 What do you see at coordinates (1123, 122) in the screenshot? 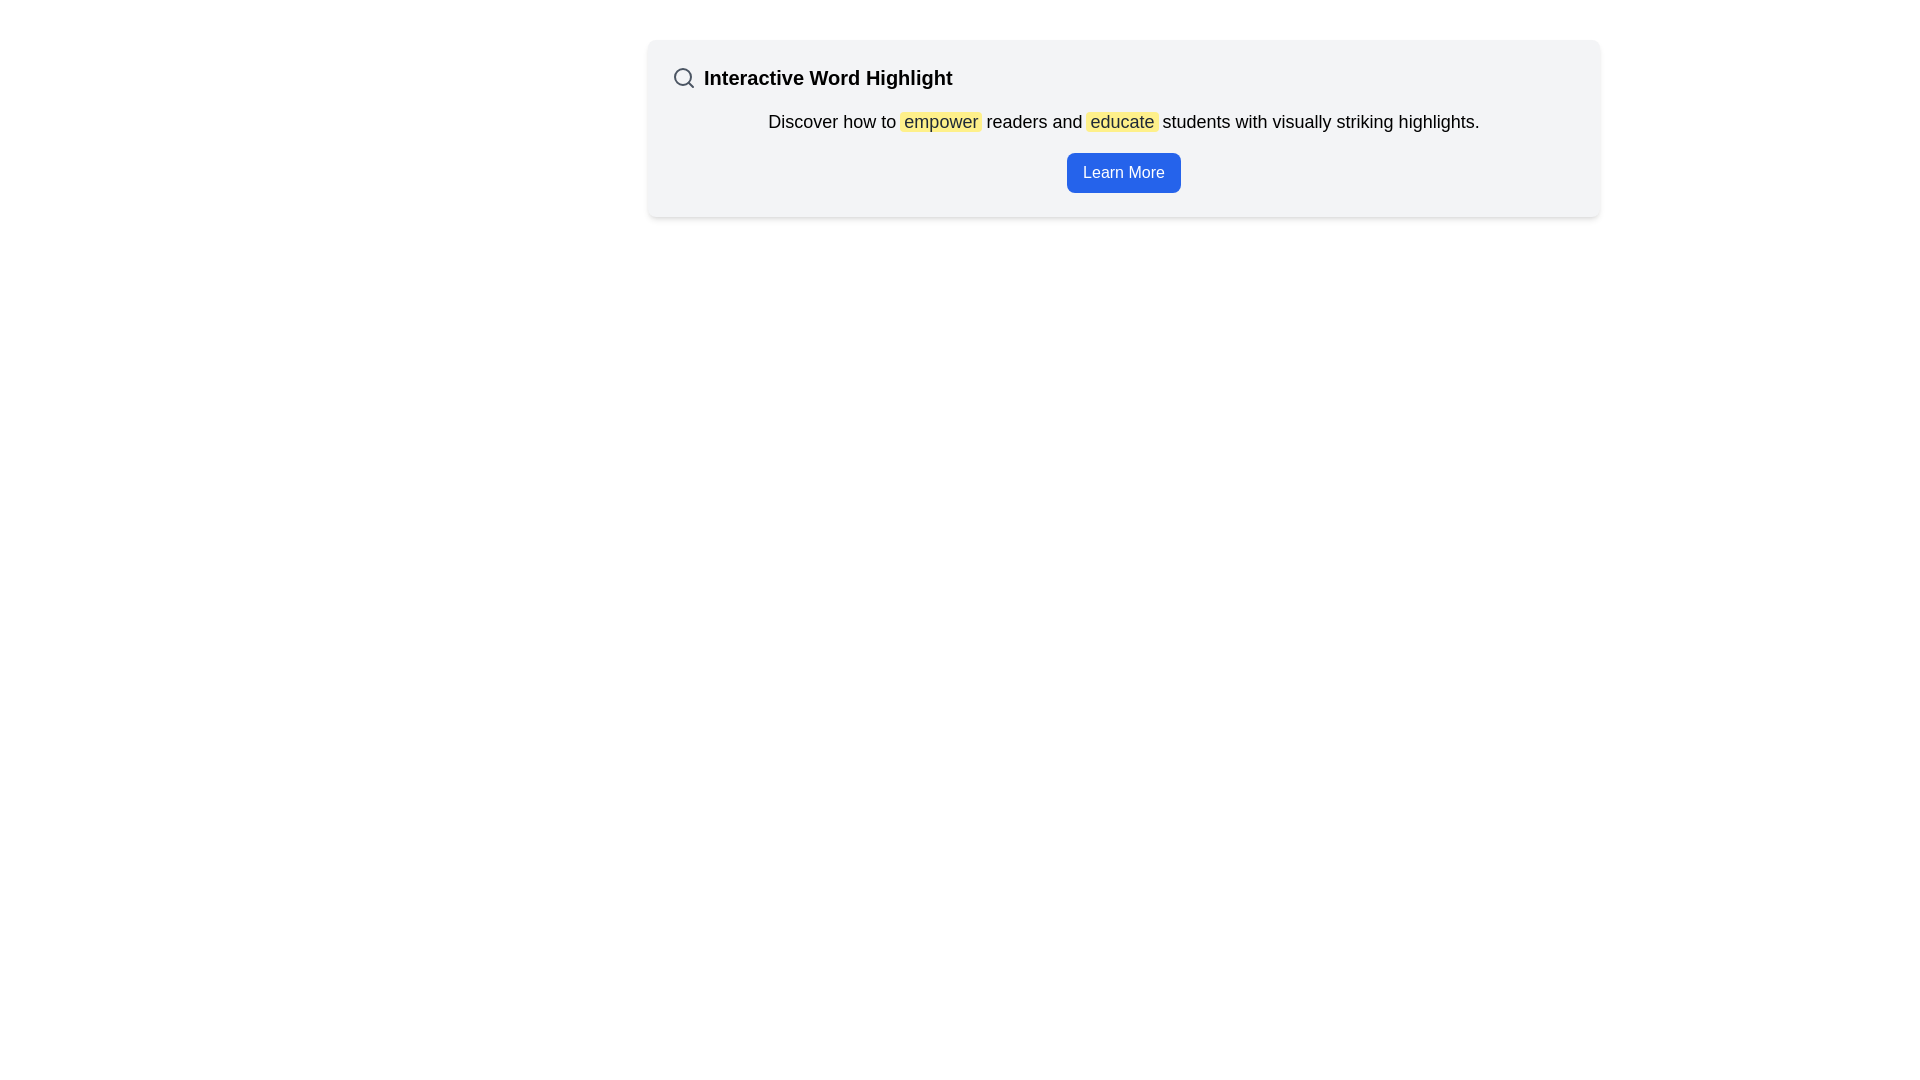
I see `the informative text element located below the 'Interactive Word Highlight' title and above the 'Learn More' button` at bounding box center [1123, 122].